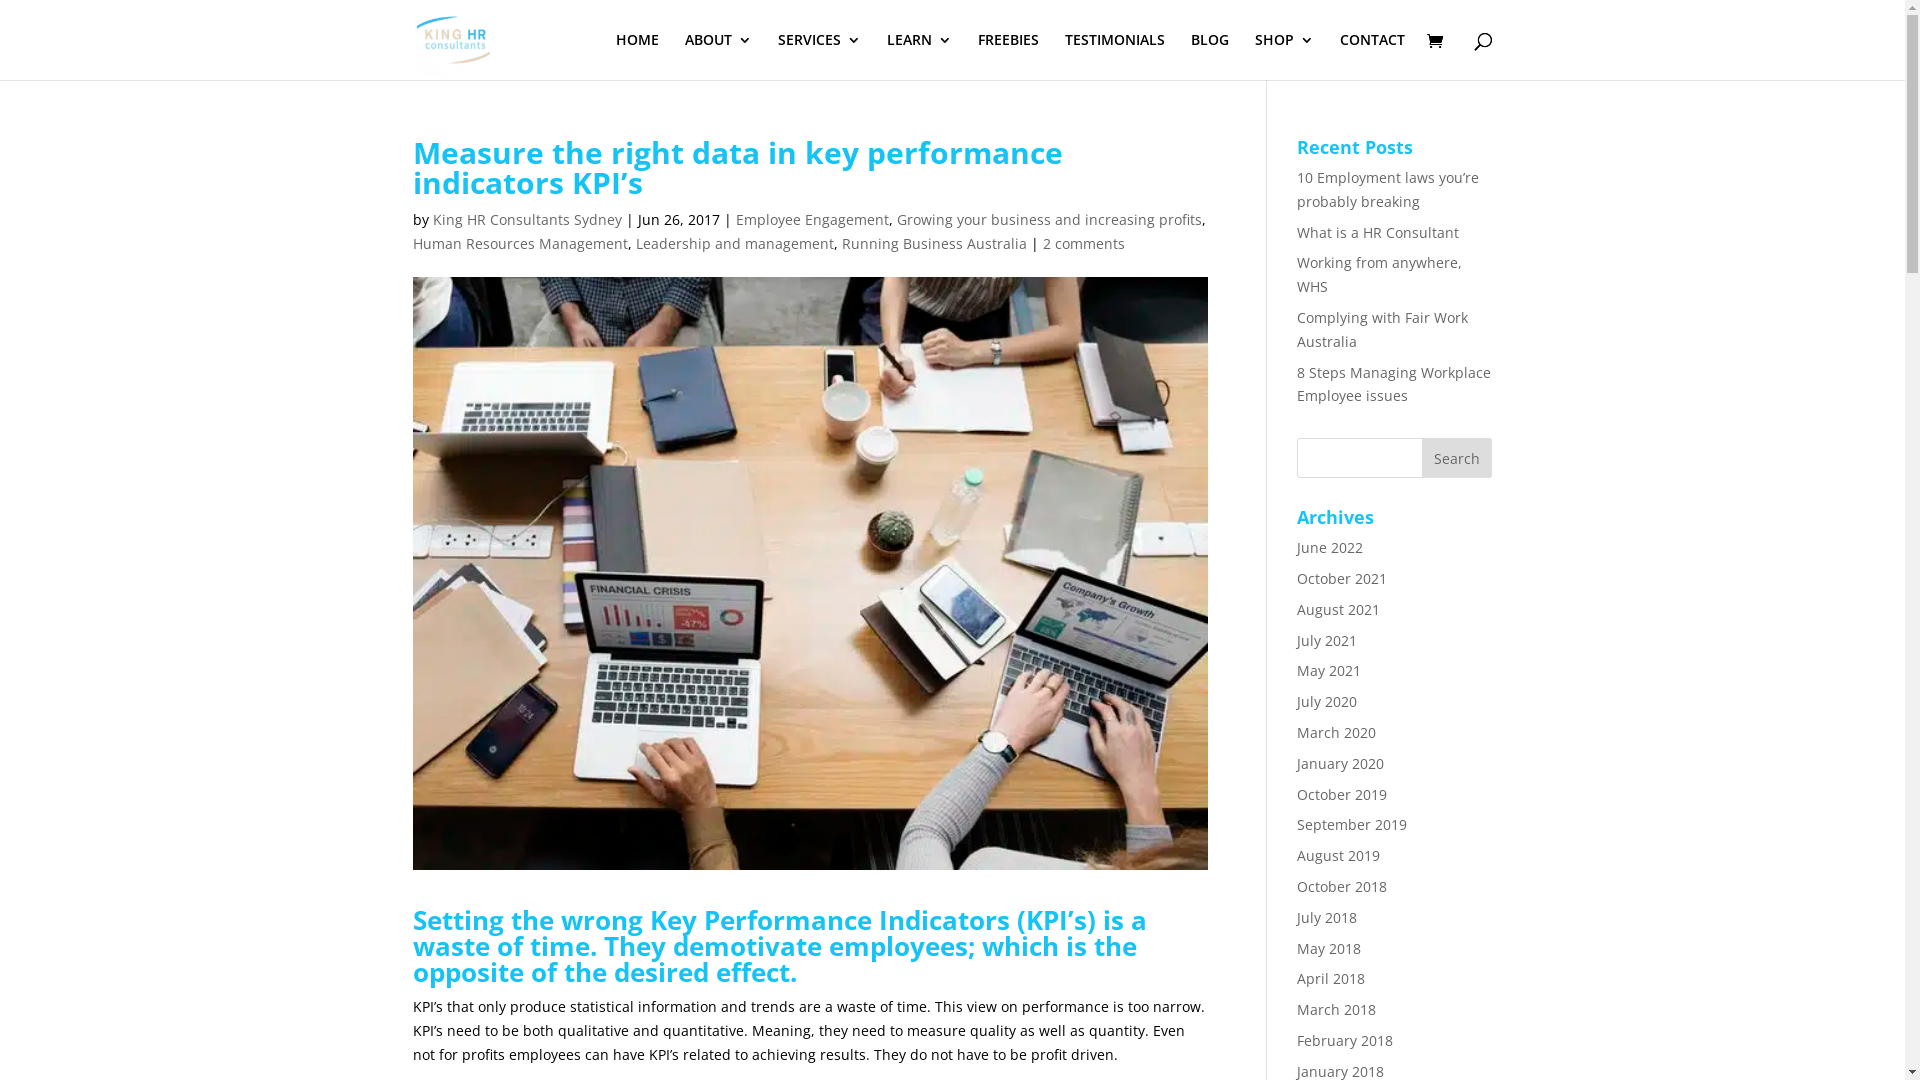 The image size is (1920, 1080). I want to click on 'September 2019', so click(1296, 824).